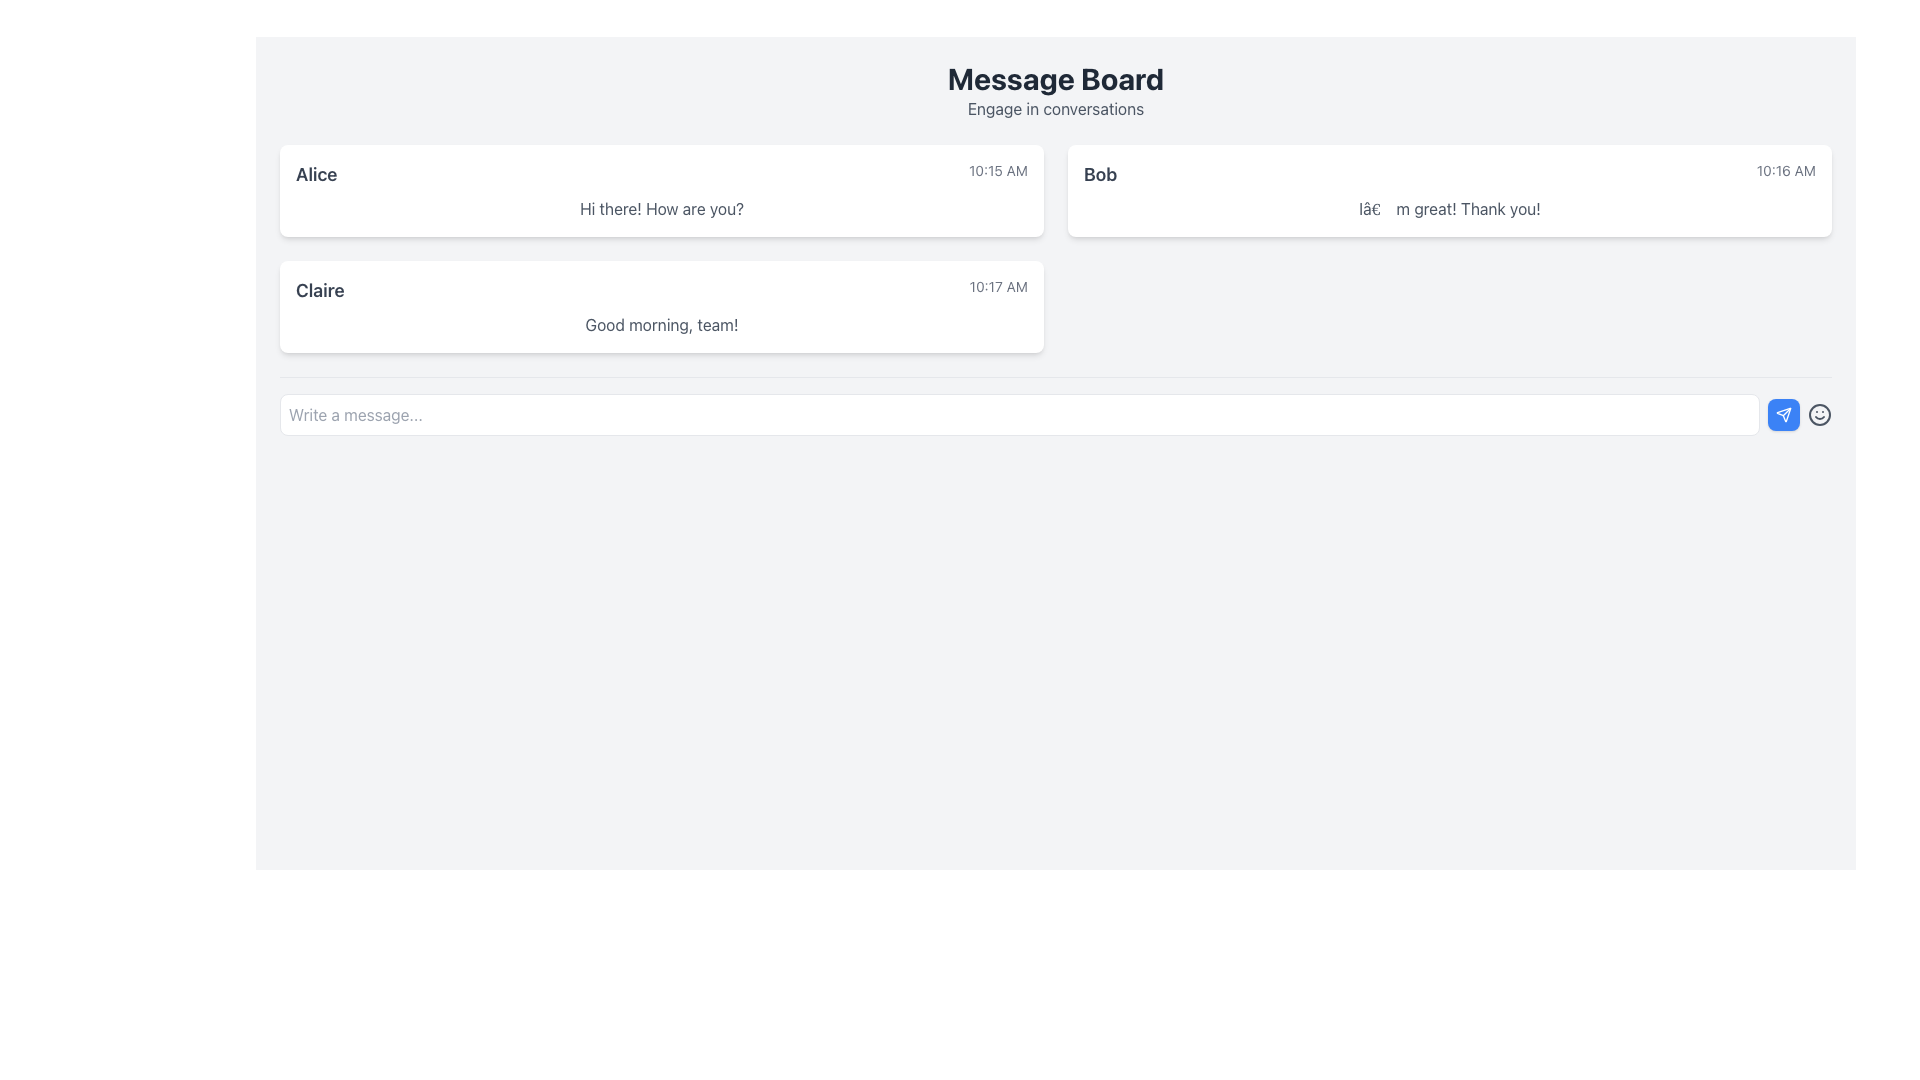 This screenshot has width=1920, height=1080. Describe the element at coordinates (1819, 414) in the screenshot. I see `the smiling face emoji picker icon button located at the far right of the input area, which opens a selection of emojis for the user` at that location.